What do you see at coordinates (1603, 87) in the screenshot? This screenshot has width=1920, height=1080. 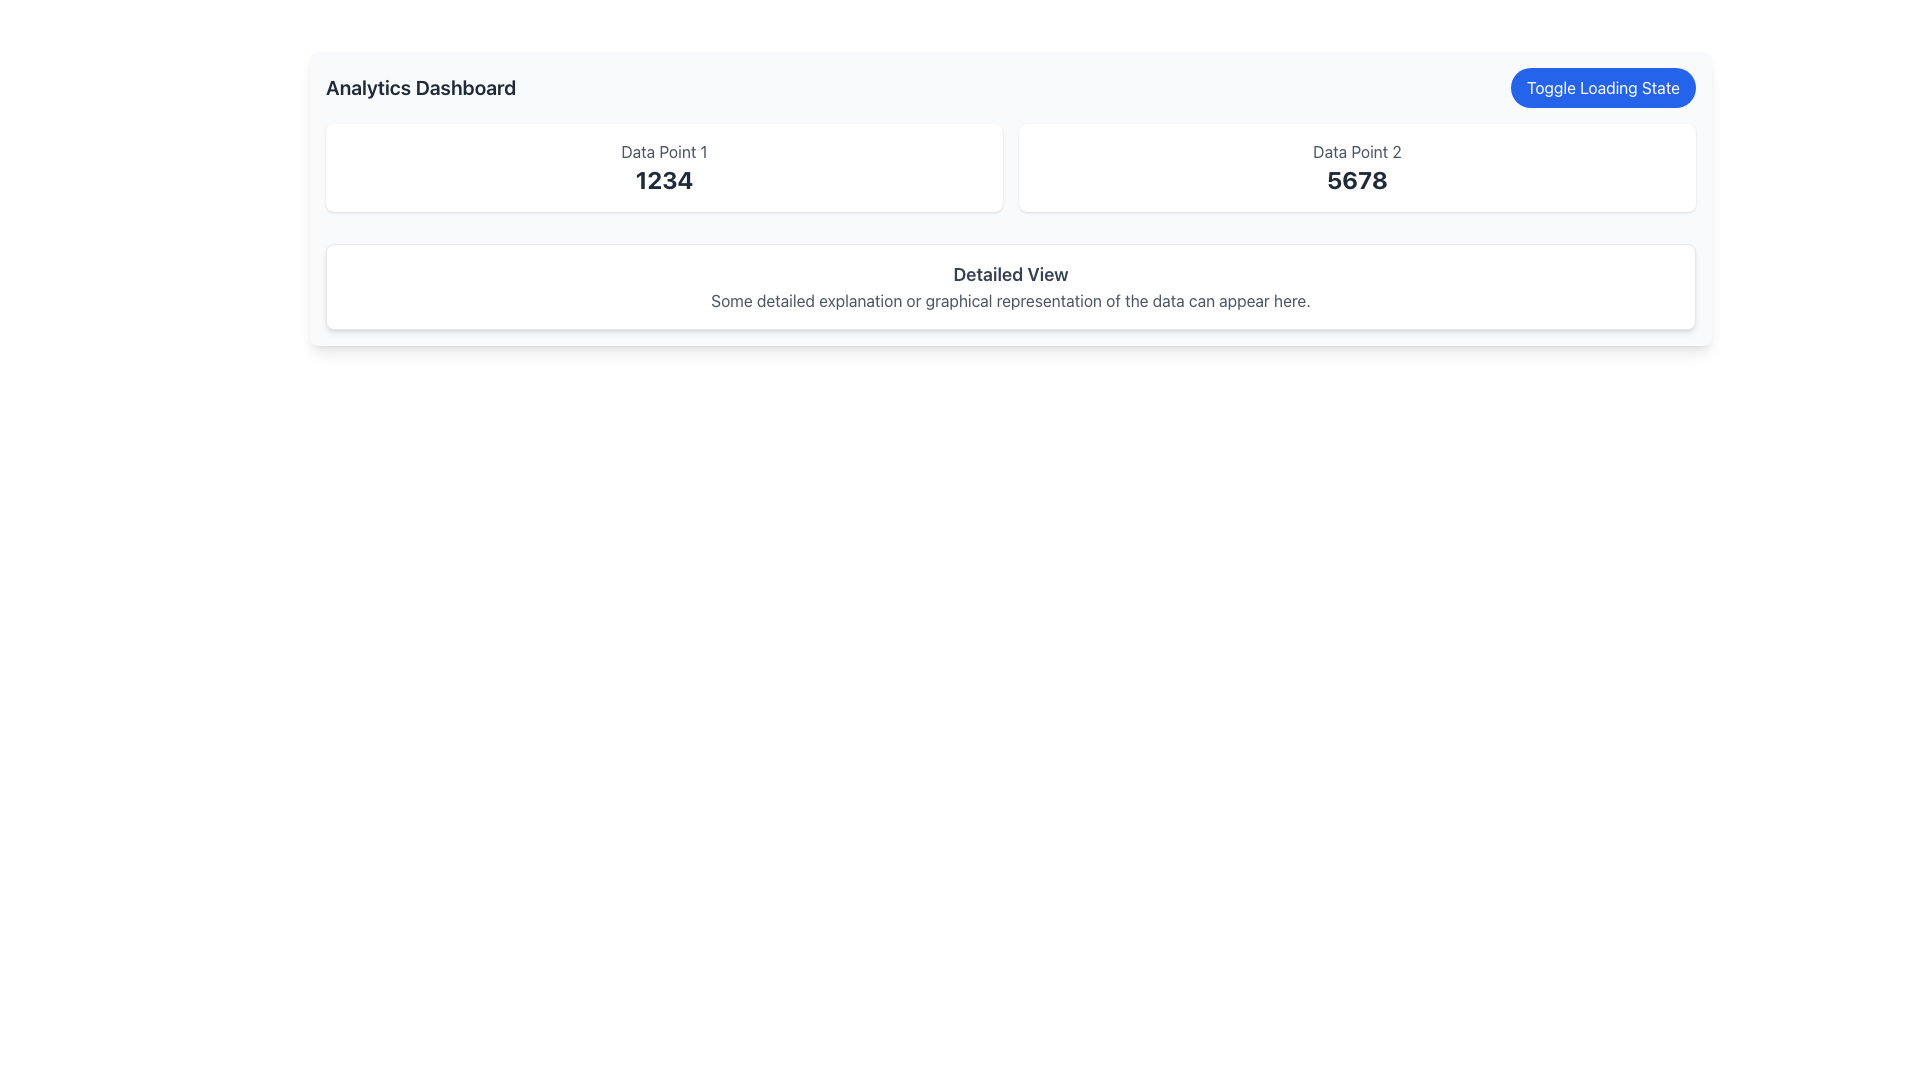 I see `the button with the text 'Toggle Loading State' which has a blue background and rounded corners to observe its hover effect` at bounding box center [1603, 87].